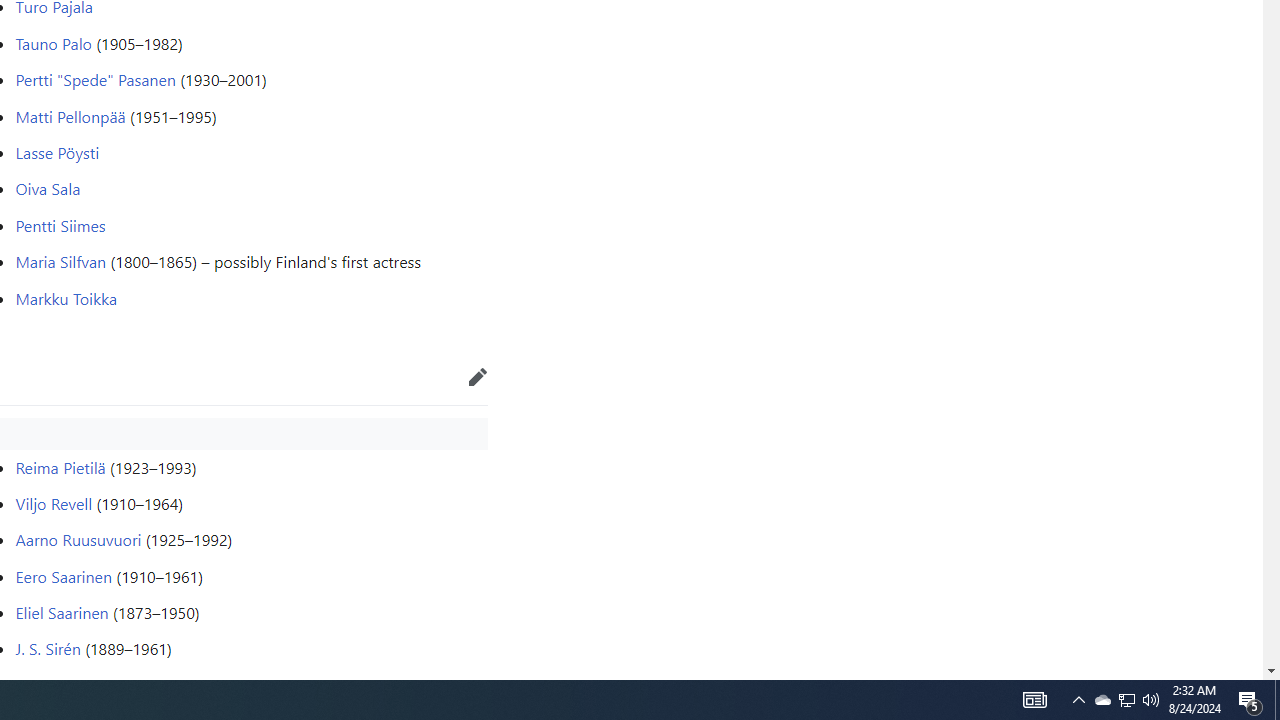  I want to click on 'Maria Silfvan', so click(61, 261).